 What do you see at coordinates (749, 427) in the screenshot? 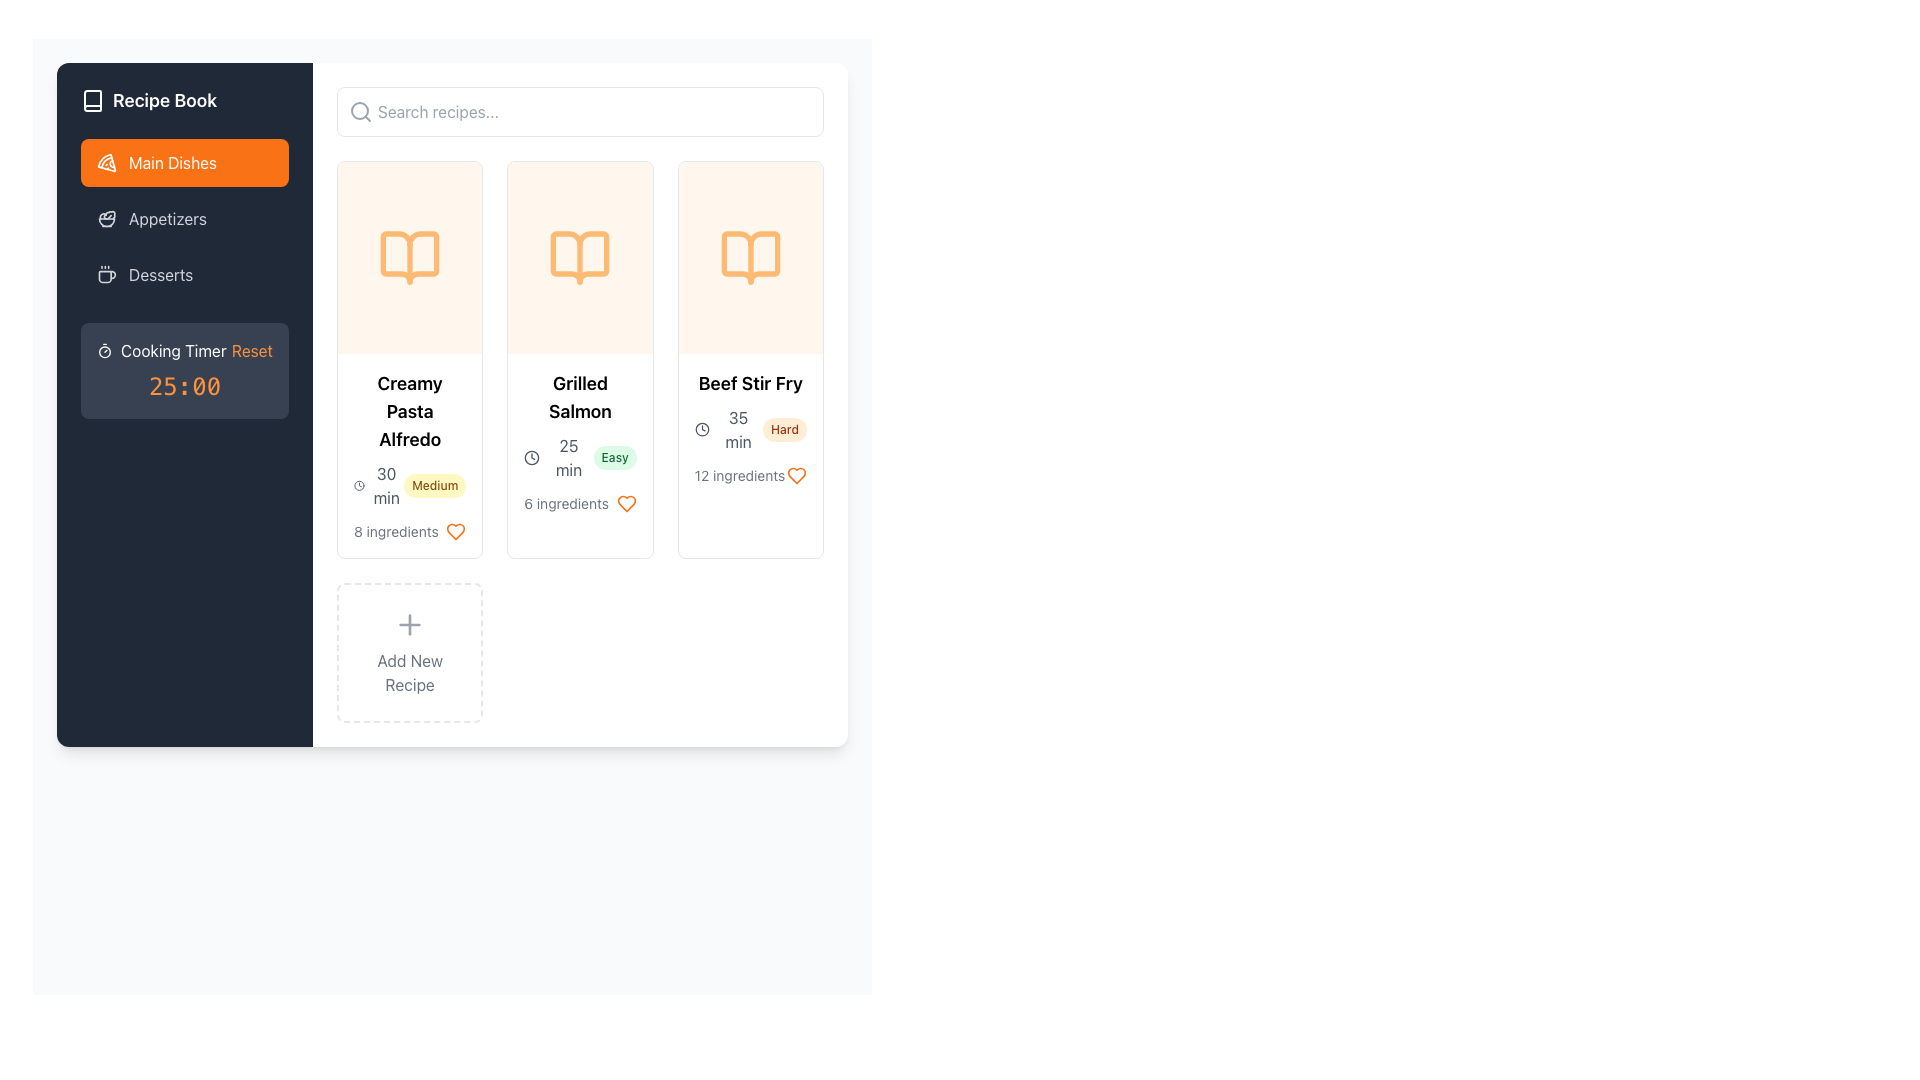
I see `the Recipe information card located in the 'Main Dishes' section, which is the third card in a horizontal list` at bounding box center [749, 427].